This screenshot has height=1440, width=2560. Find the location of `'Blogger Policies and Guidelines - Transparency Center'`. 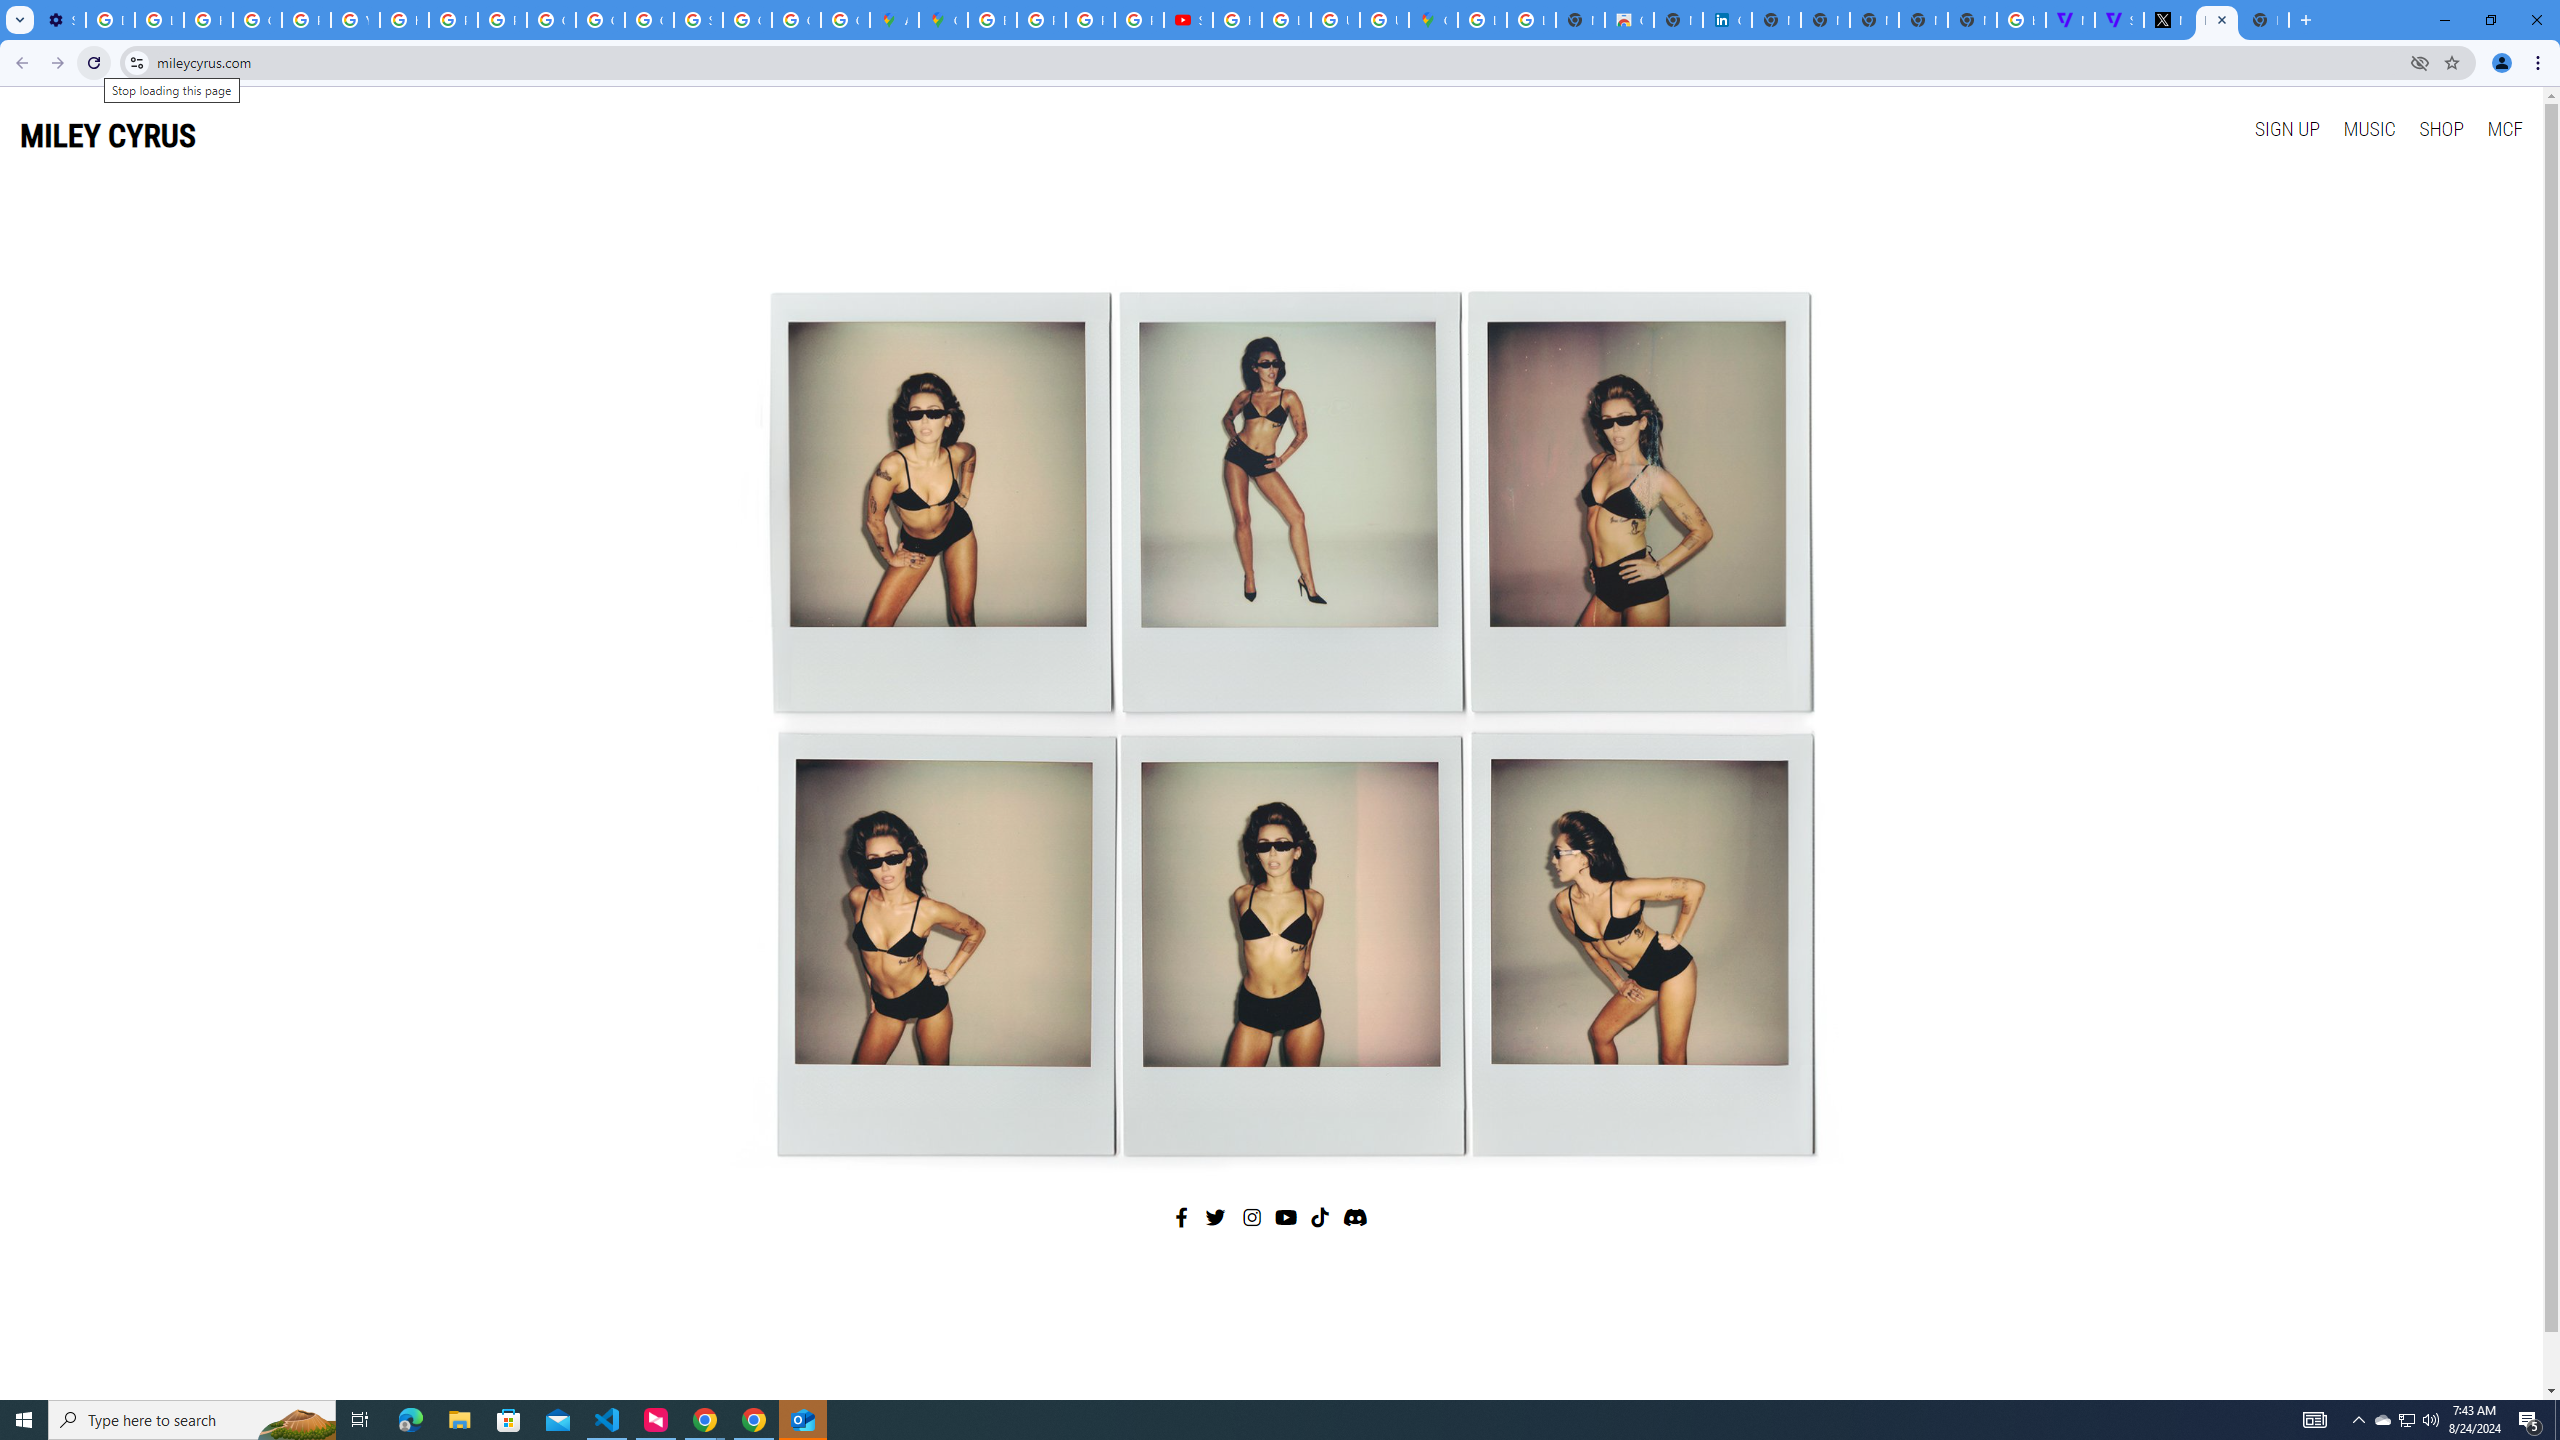

'Blogger Policies and Guidelines - Transparency Center' is located at coordinates (992, 19).